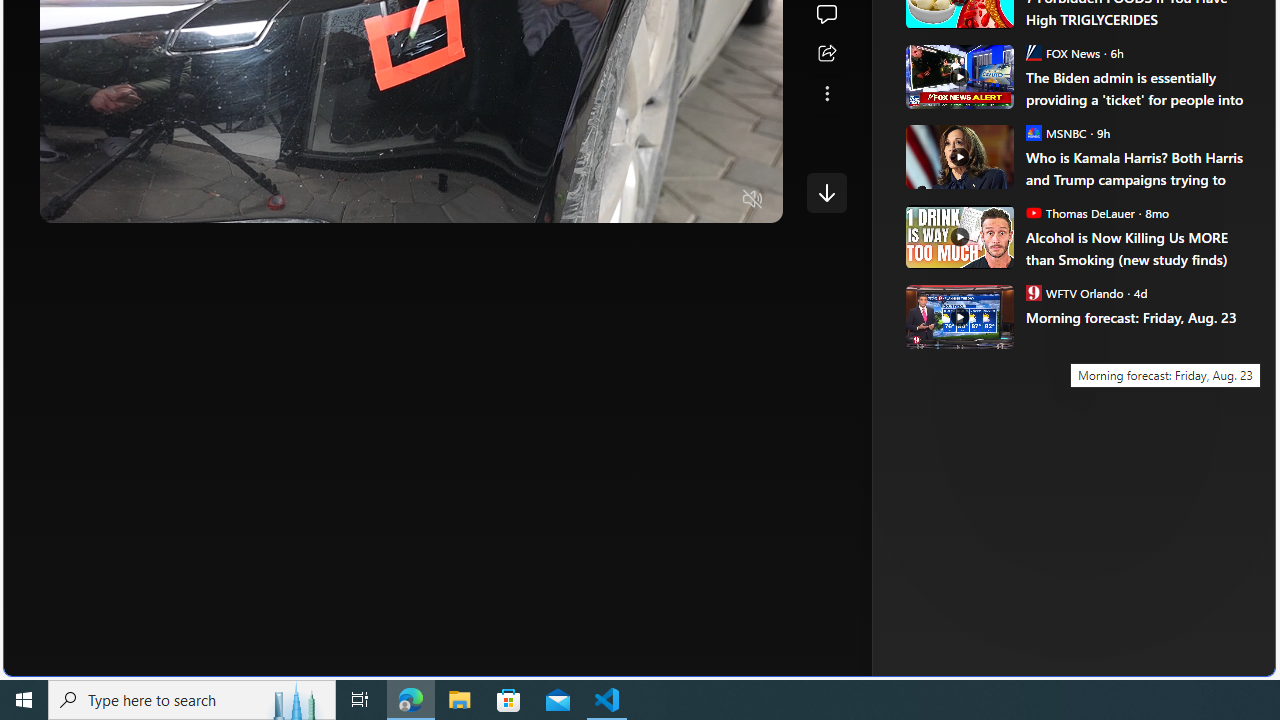 Image resolution: width=1280 pixels, height=720 pixels. Describe the element at coordinates (1033, 132) in the screenshot. I see `'MSNBC'` at that location.